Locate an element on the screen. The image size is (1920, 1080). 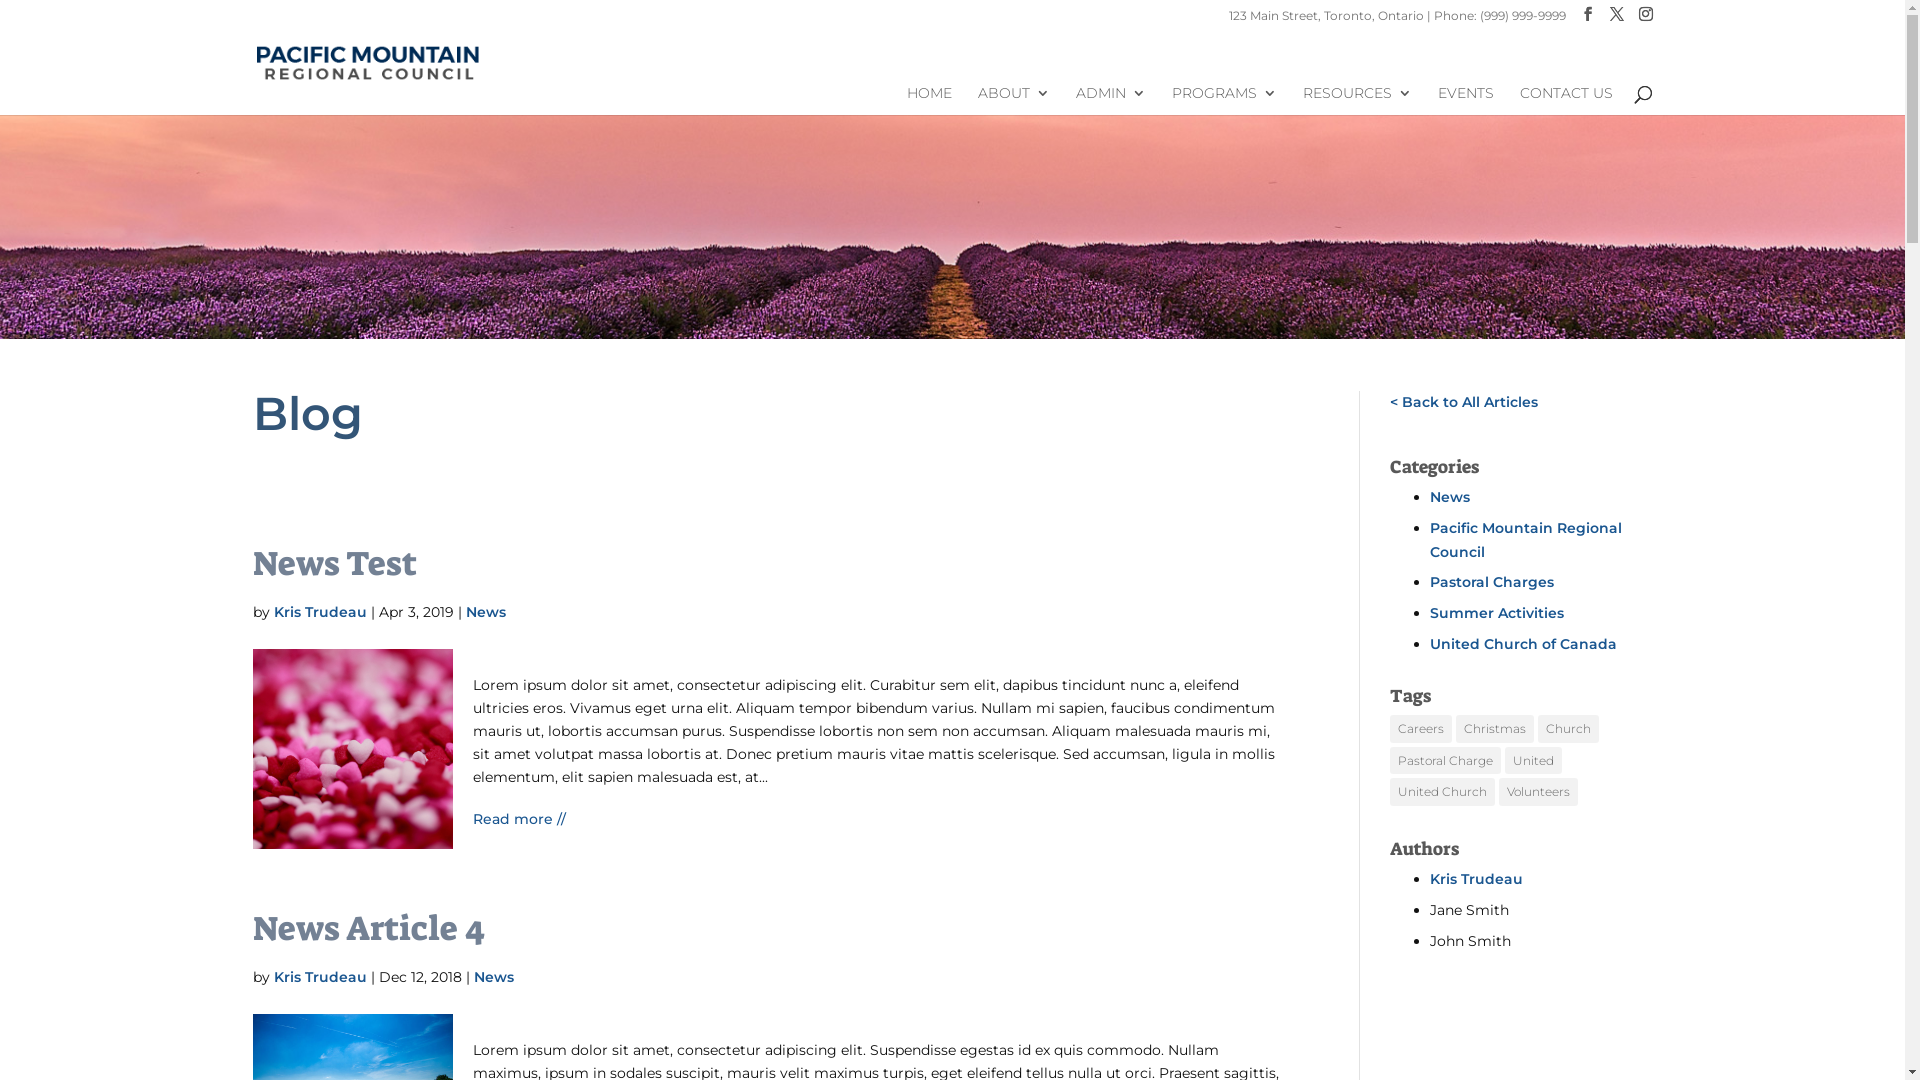
'< Back to All Articles' is located at coordinates (1464, 401).